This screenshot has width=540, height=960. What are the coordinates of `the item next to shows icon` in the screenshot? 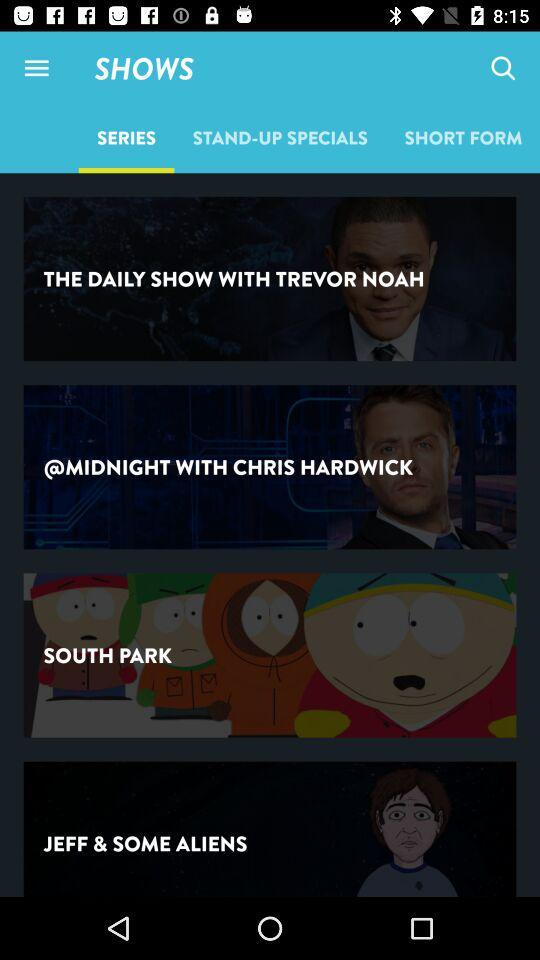 It's located at (36, 68).